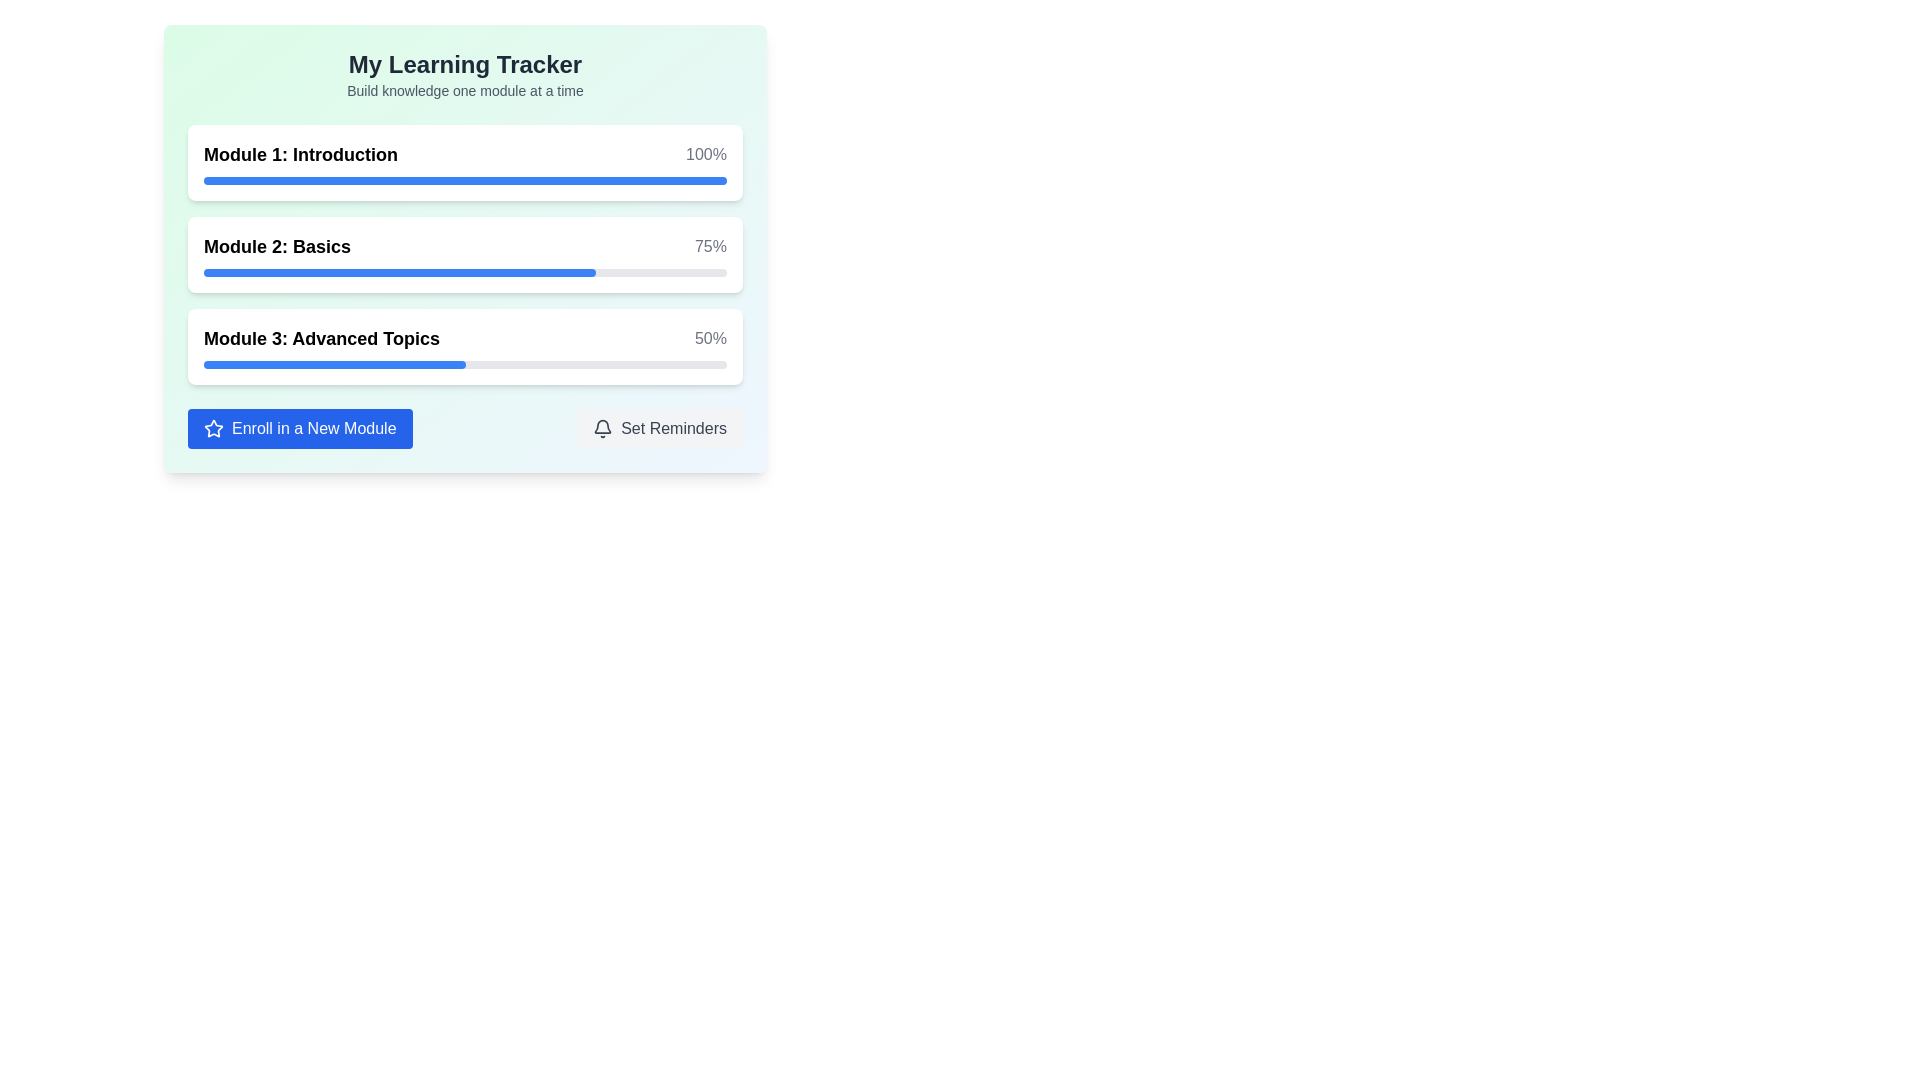 This screenshot has width=1920, height=1080. What do you see at coordinates (214, 427) in the screenshot?
I see `the icon located in the bottom-left region of the card, next to the 'Enroll in a New Module' text button, which indicates a rating or favorite status` at bounding box center [214, 427].